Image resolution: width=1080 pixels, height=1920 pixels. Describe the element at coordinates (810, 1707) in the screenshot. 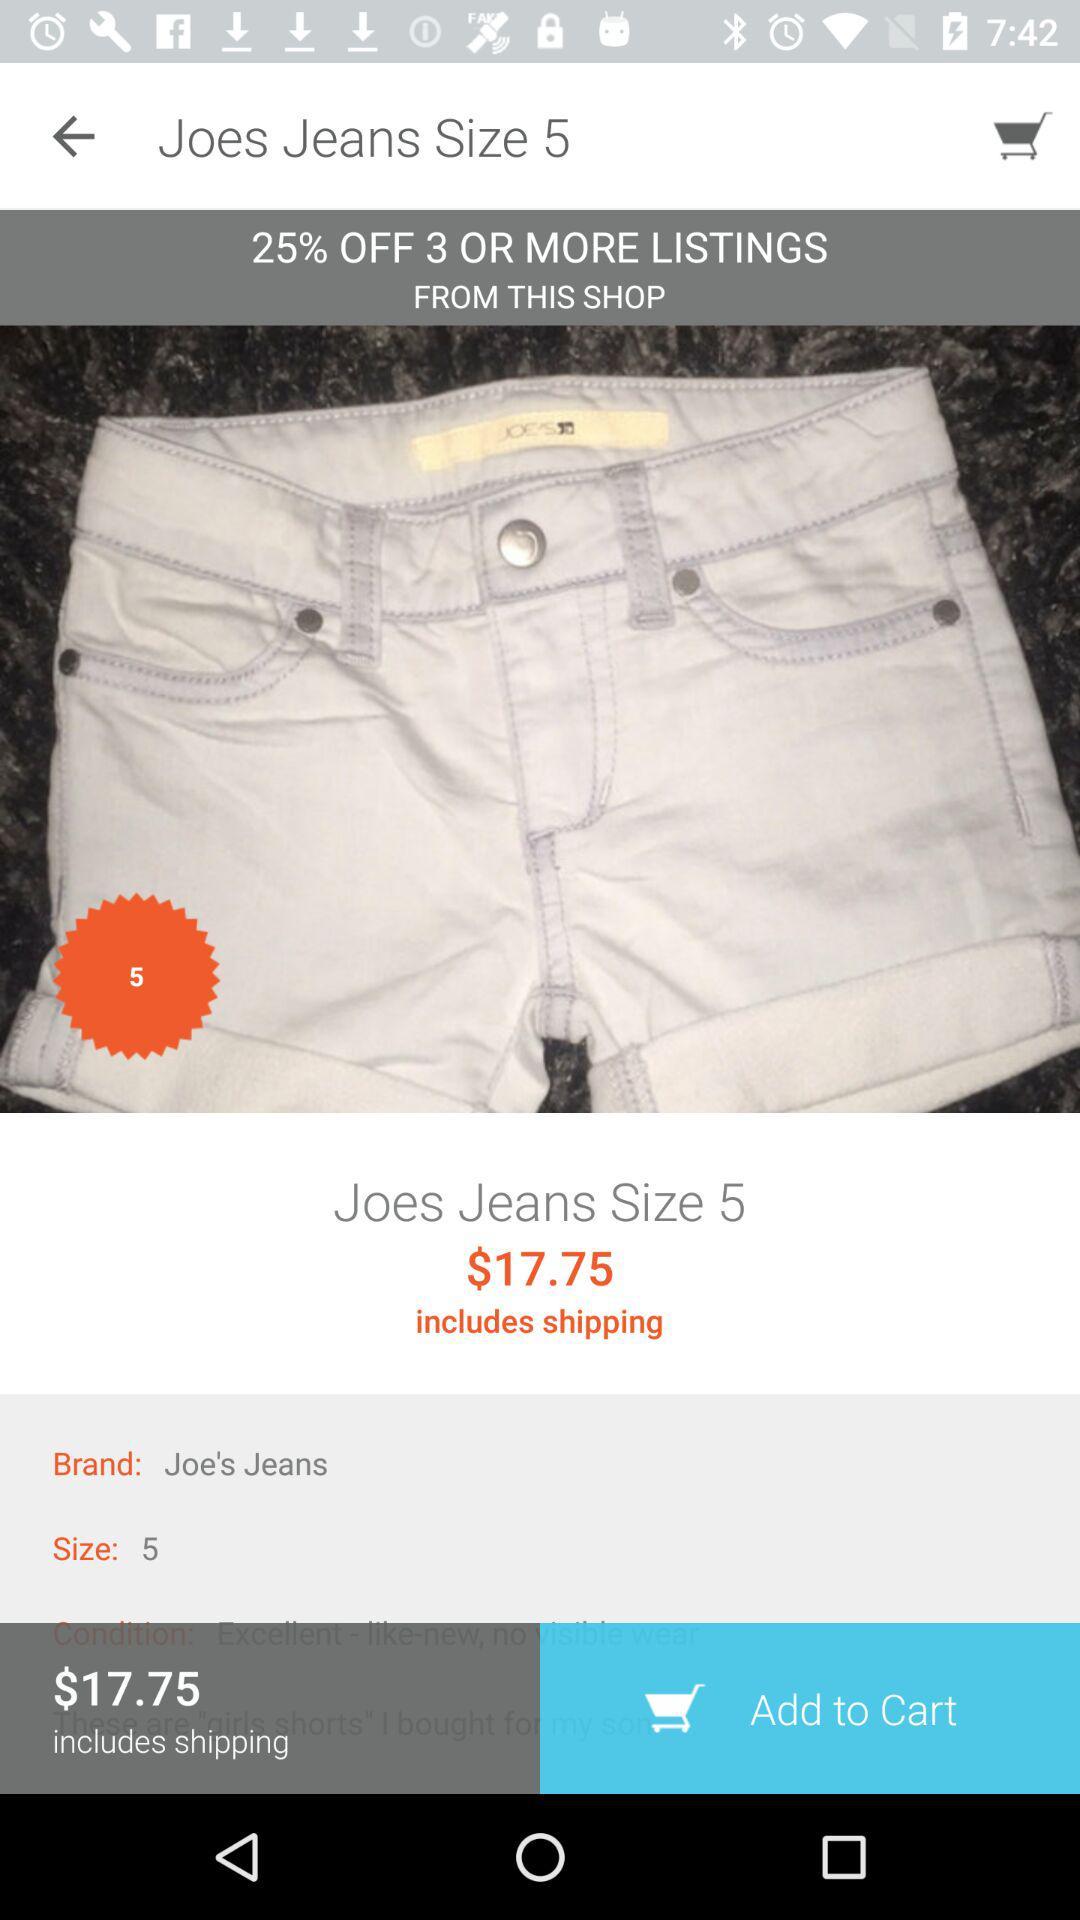

I see `the icon below the includes shipping` at that location.